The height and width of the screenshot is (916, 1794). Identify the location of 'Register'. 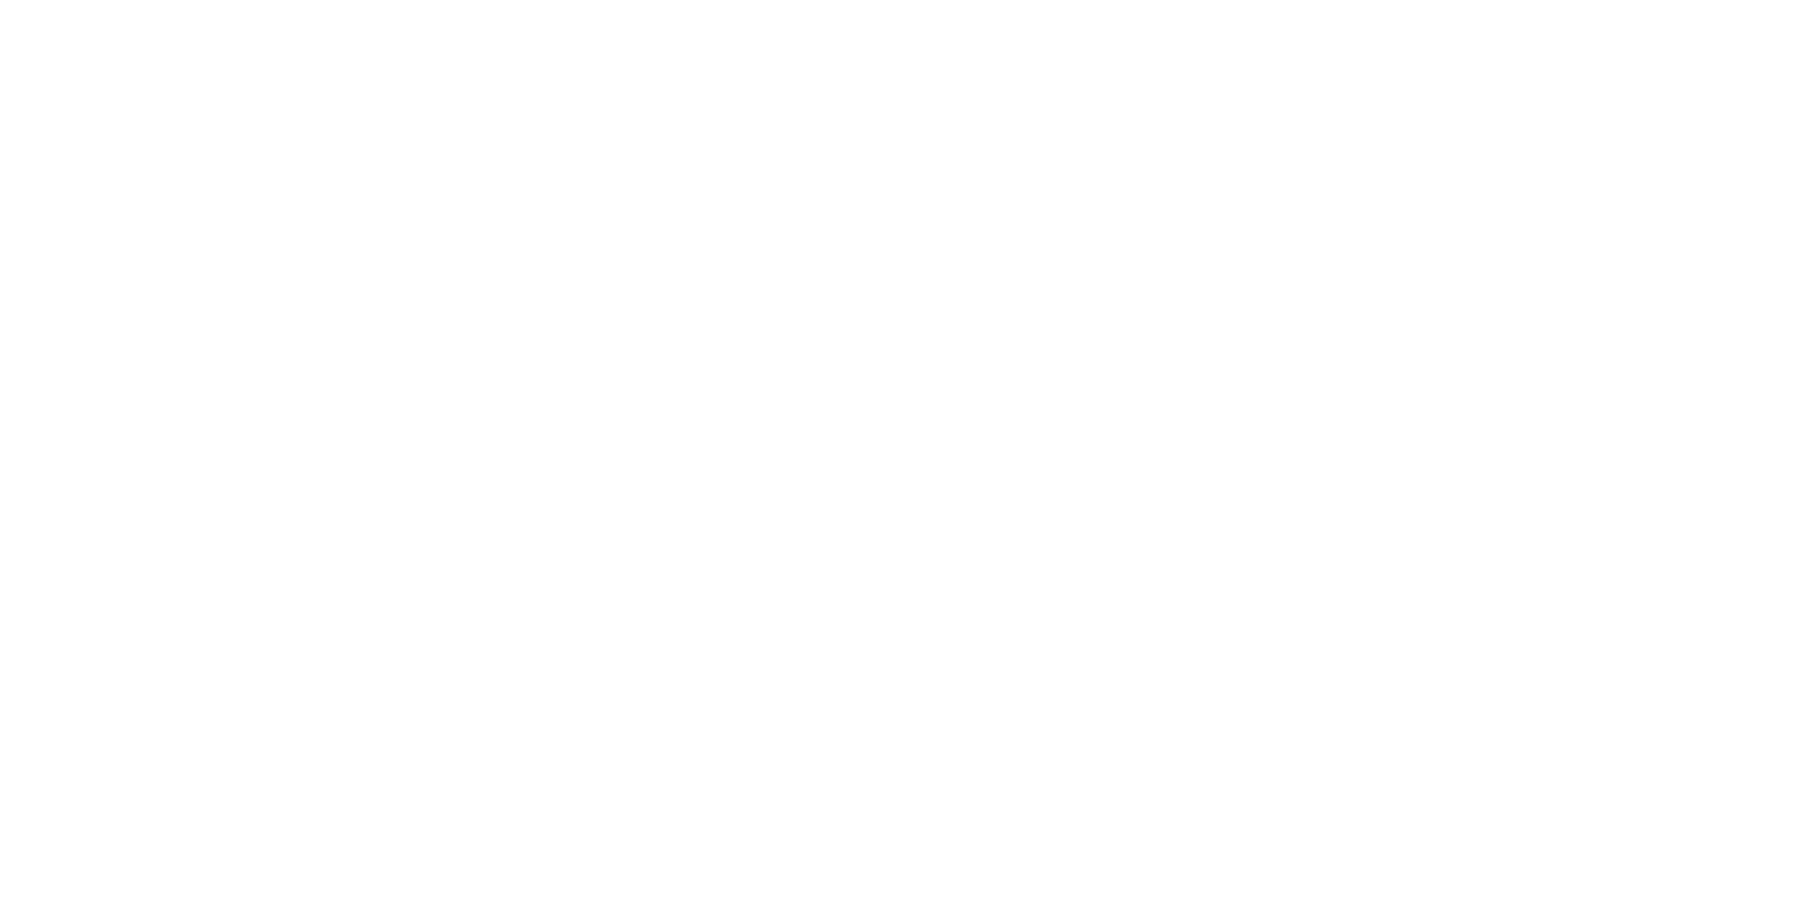
(0, 248).